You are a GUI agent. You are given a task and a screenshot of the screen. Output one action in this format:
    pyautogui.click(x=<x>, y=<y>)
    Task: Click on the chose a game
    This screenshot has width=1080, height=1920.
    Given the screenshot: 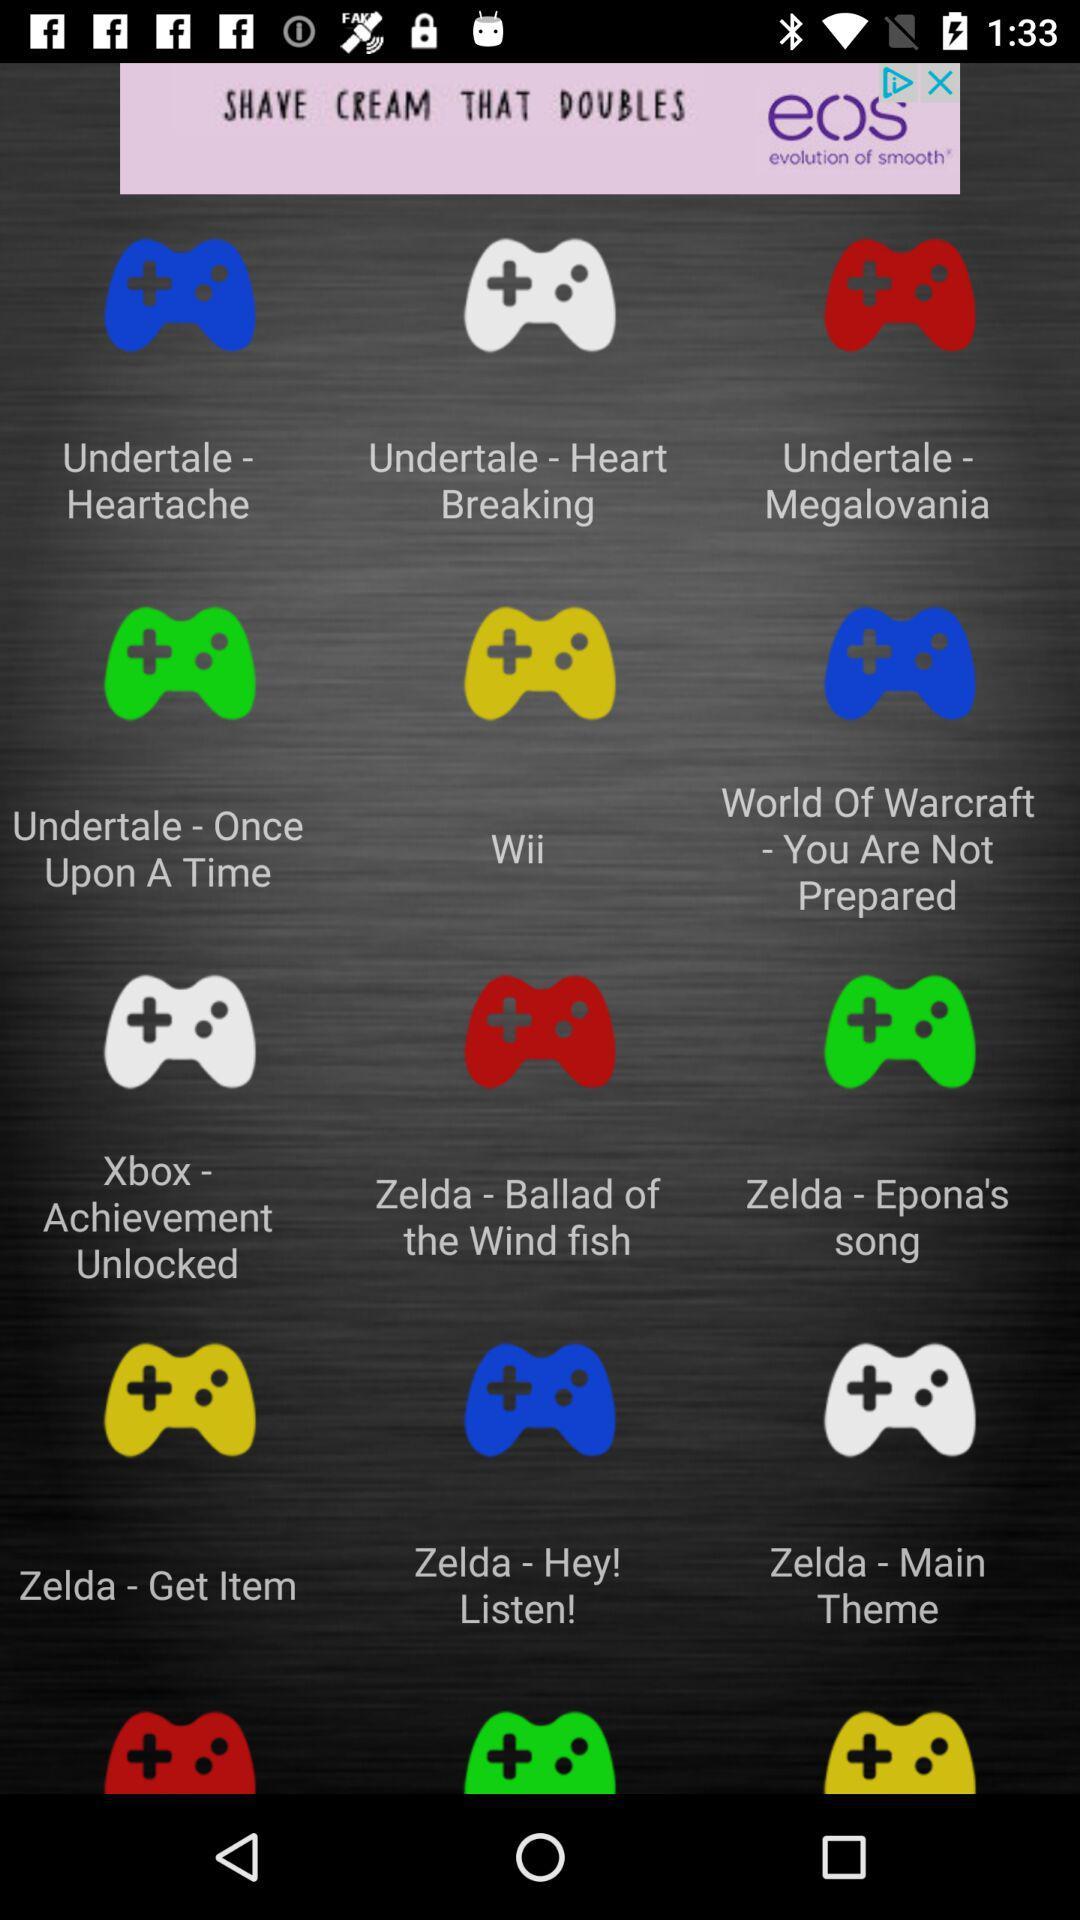 What is the action you would take?
    pyautogui.click(x=898, y=1032)
    